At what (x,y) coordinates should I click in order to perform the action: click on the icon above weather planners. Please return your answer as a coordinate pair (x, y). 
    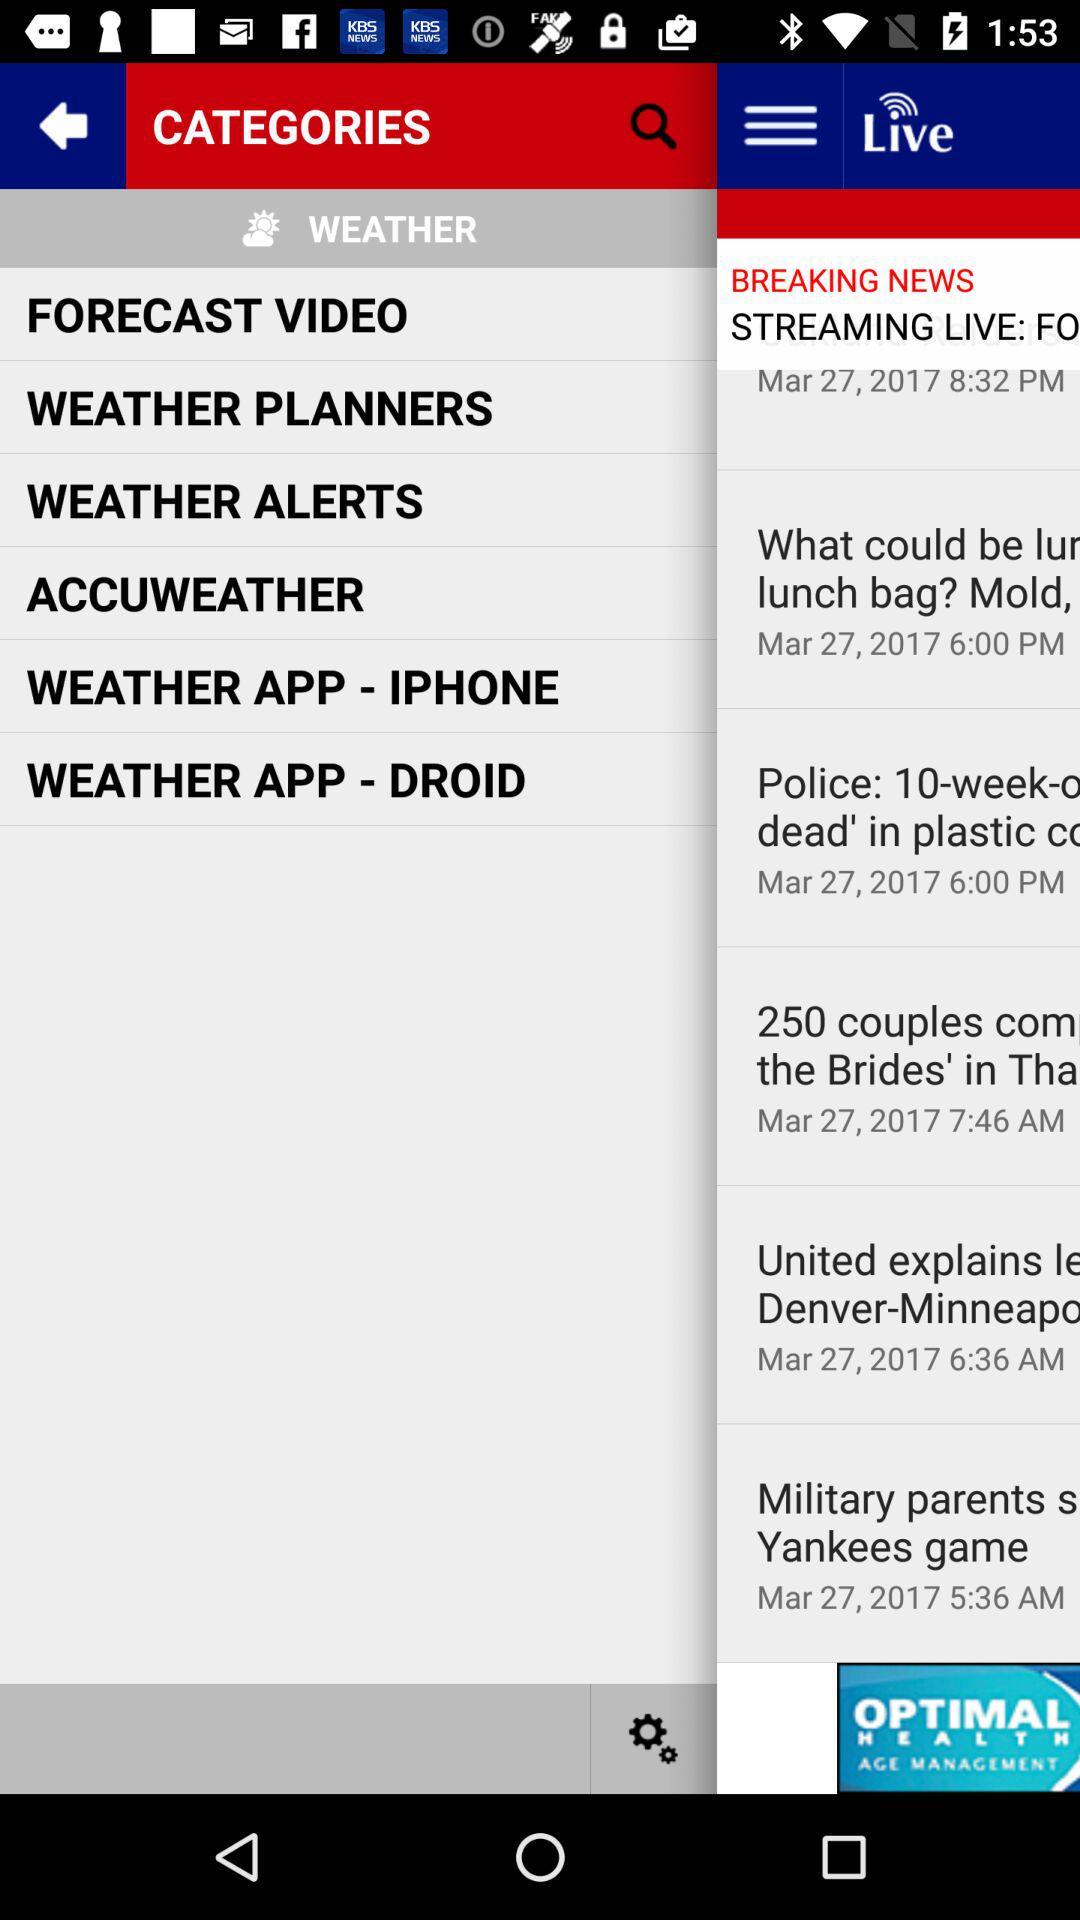
    Looking at the image, I should click on (217, 312).